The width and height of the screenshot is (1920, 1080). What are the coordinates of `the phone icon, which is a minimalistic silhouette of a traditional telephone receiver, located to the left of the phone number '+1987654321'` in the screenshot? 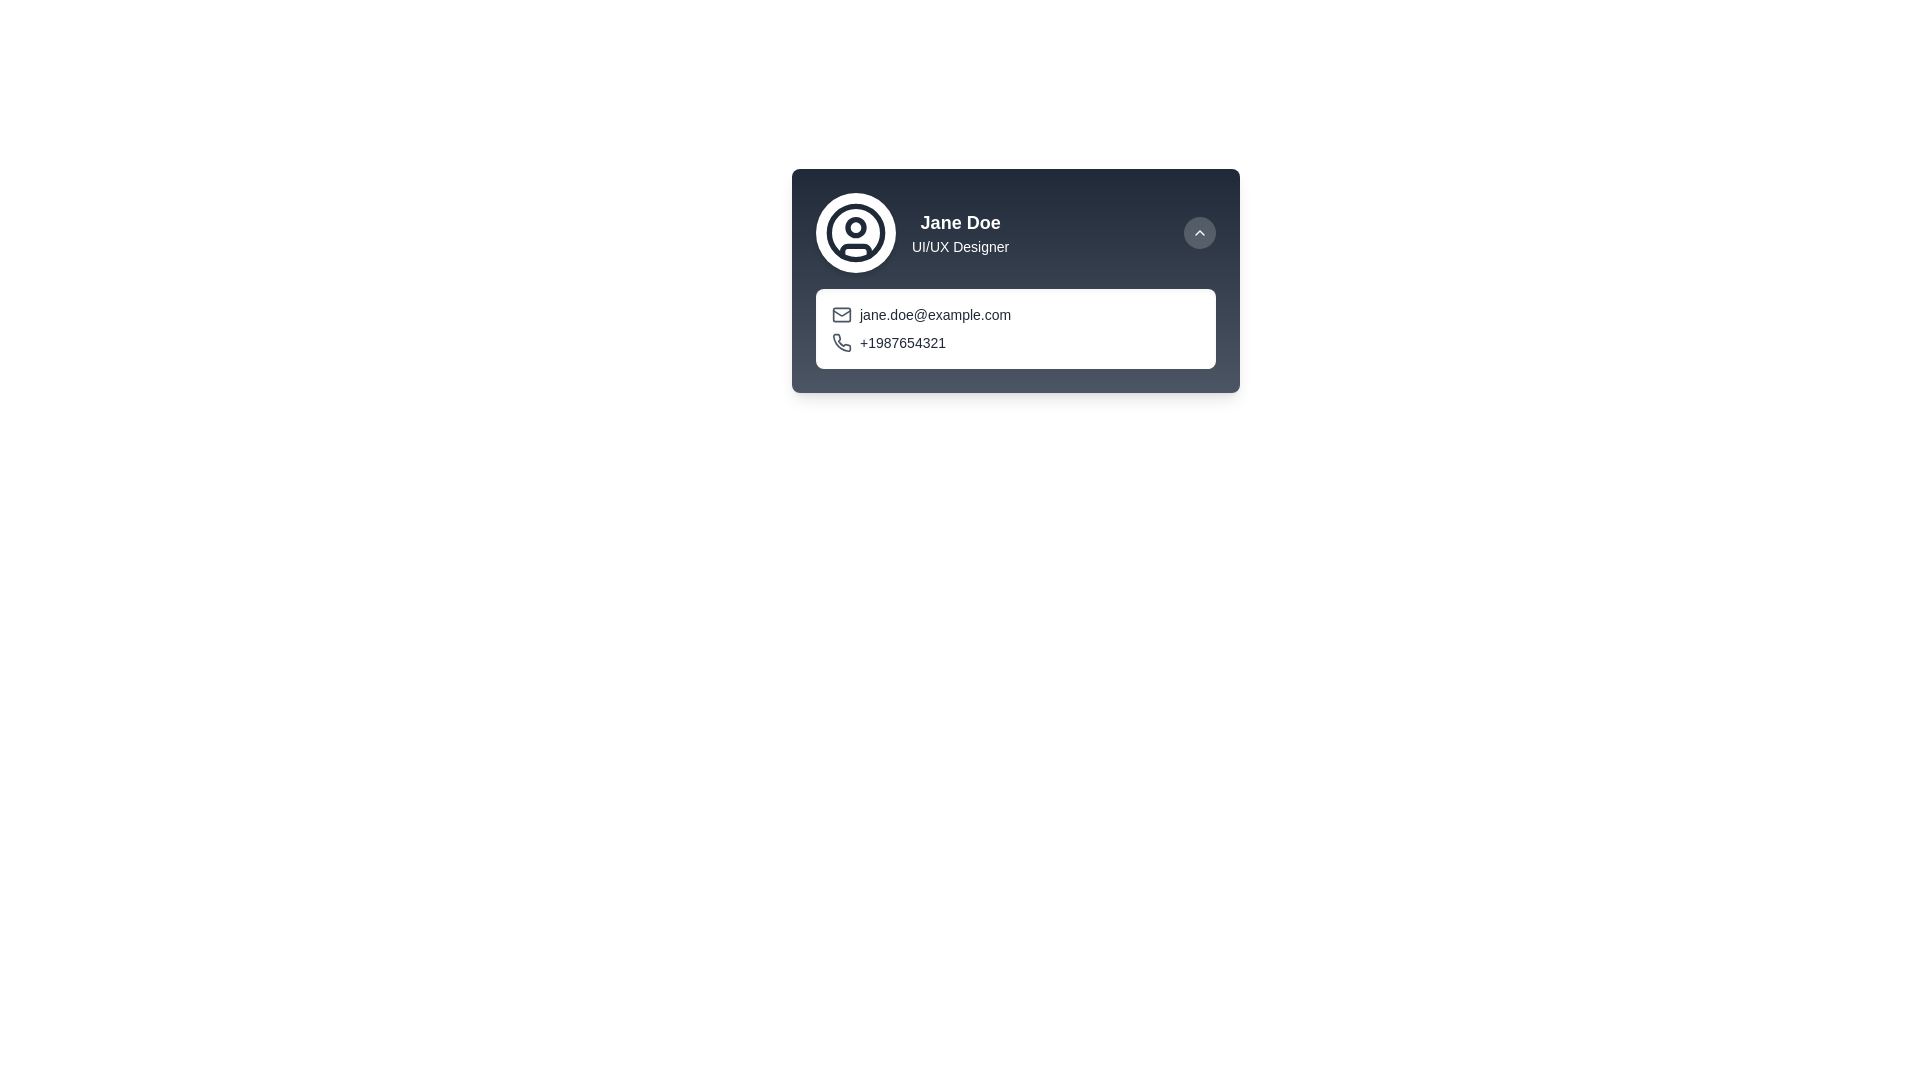 It's located at (842, 342).